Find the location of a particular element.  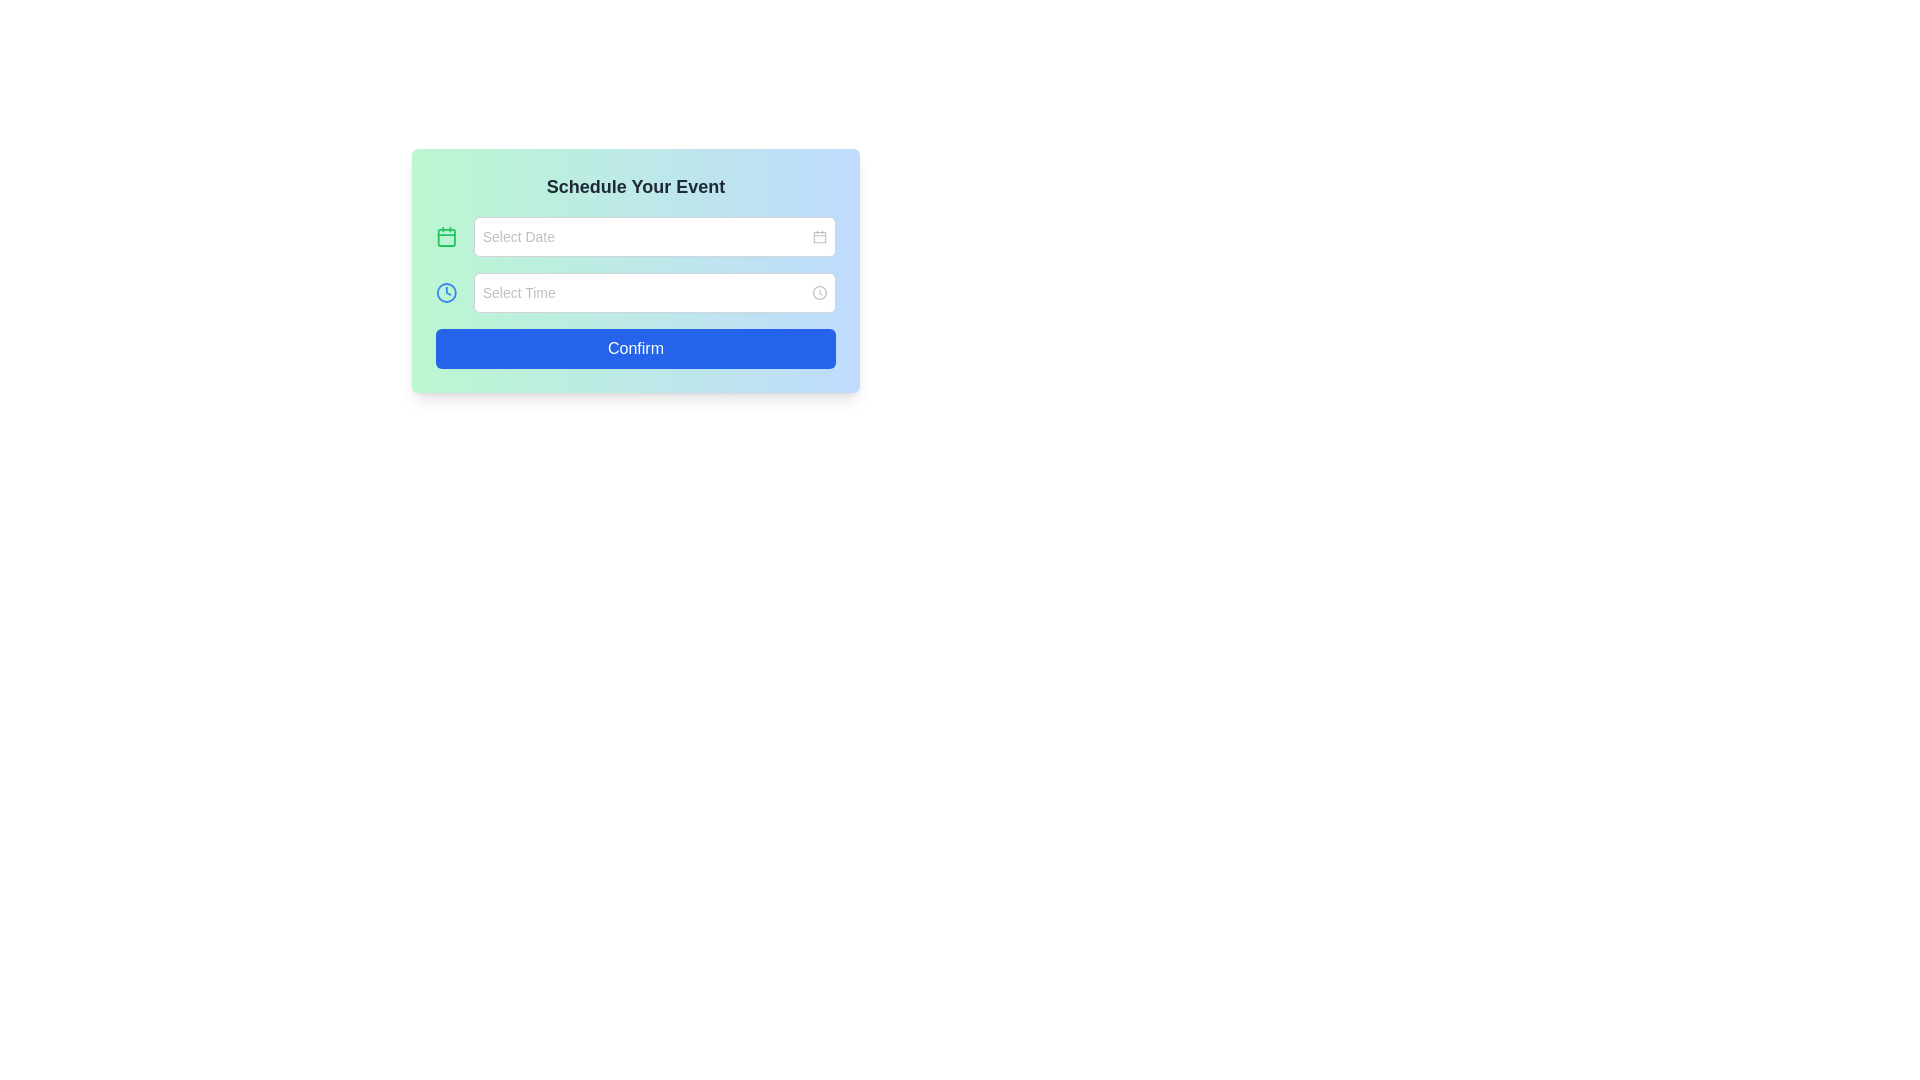

the date input field in the date and time picker section of the 'Schedule Your Event' card is located at coordinates (634, 264).